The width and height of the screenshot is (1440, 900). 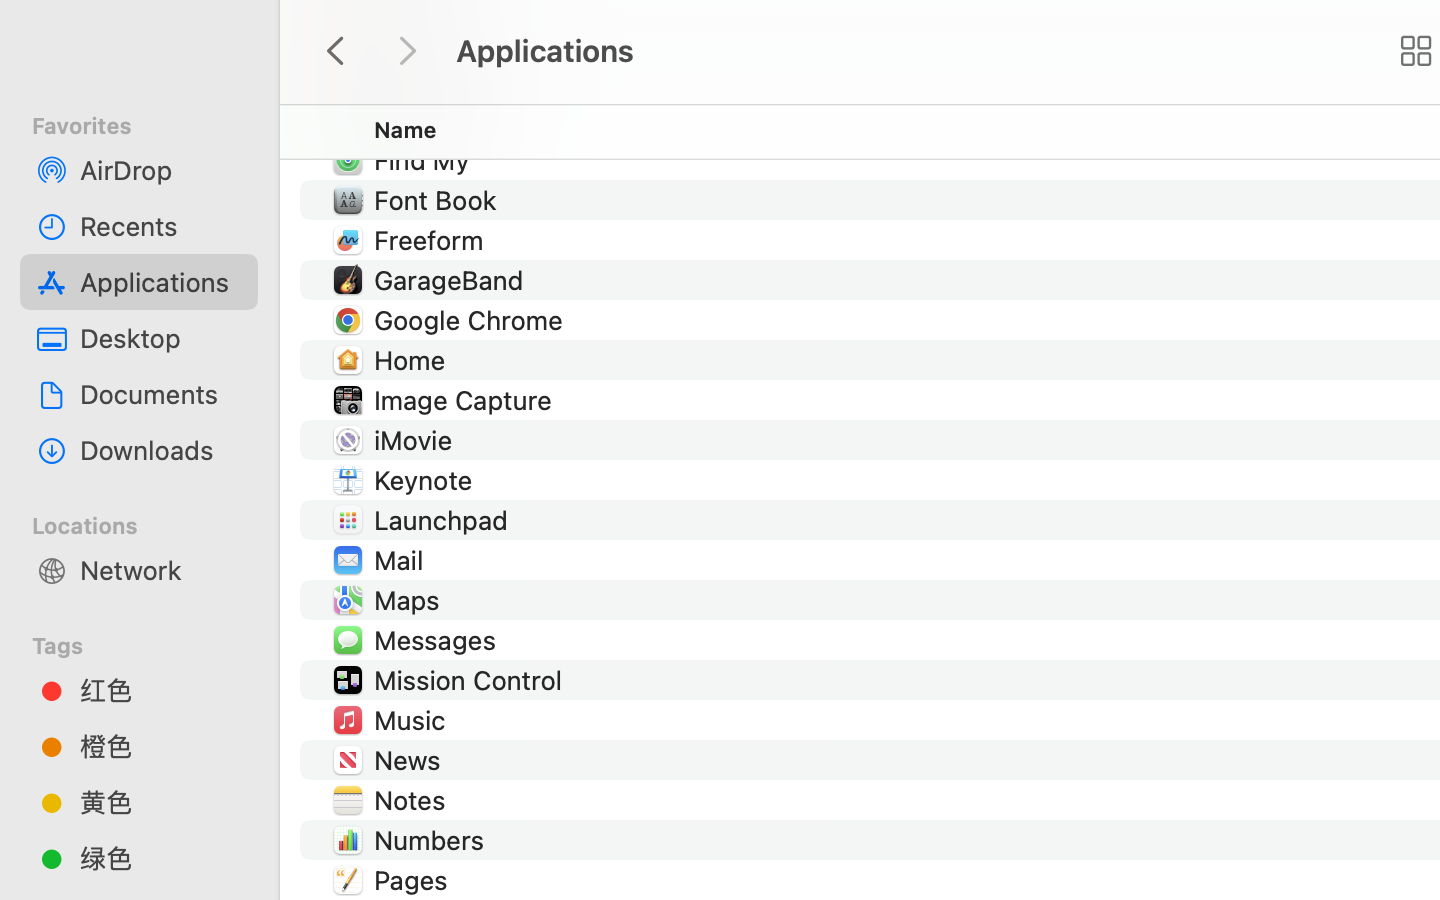 What do you see at coordinates (473, 319) in the screenshot?
I see `'Google Chrome'` at bounding box center [473, 319].